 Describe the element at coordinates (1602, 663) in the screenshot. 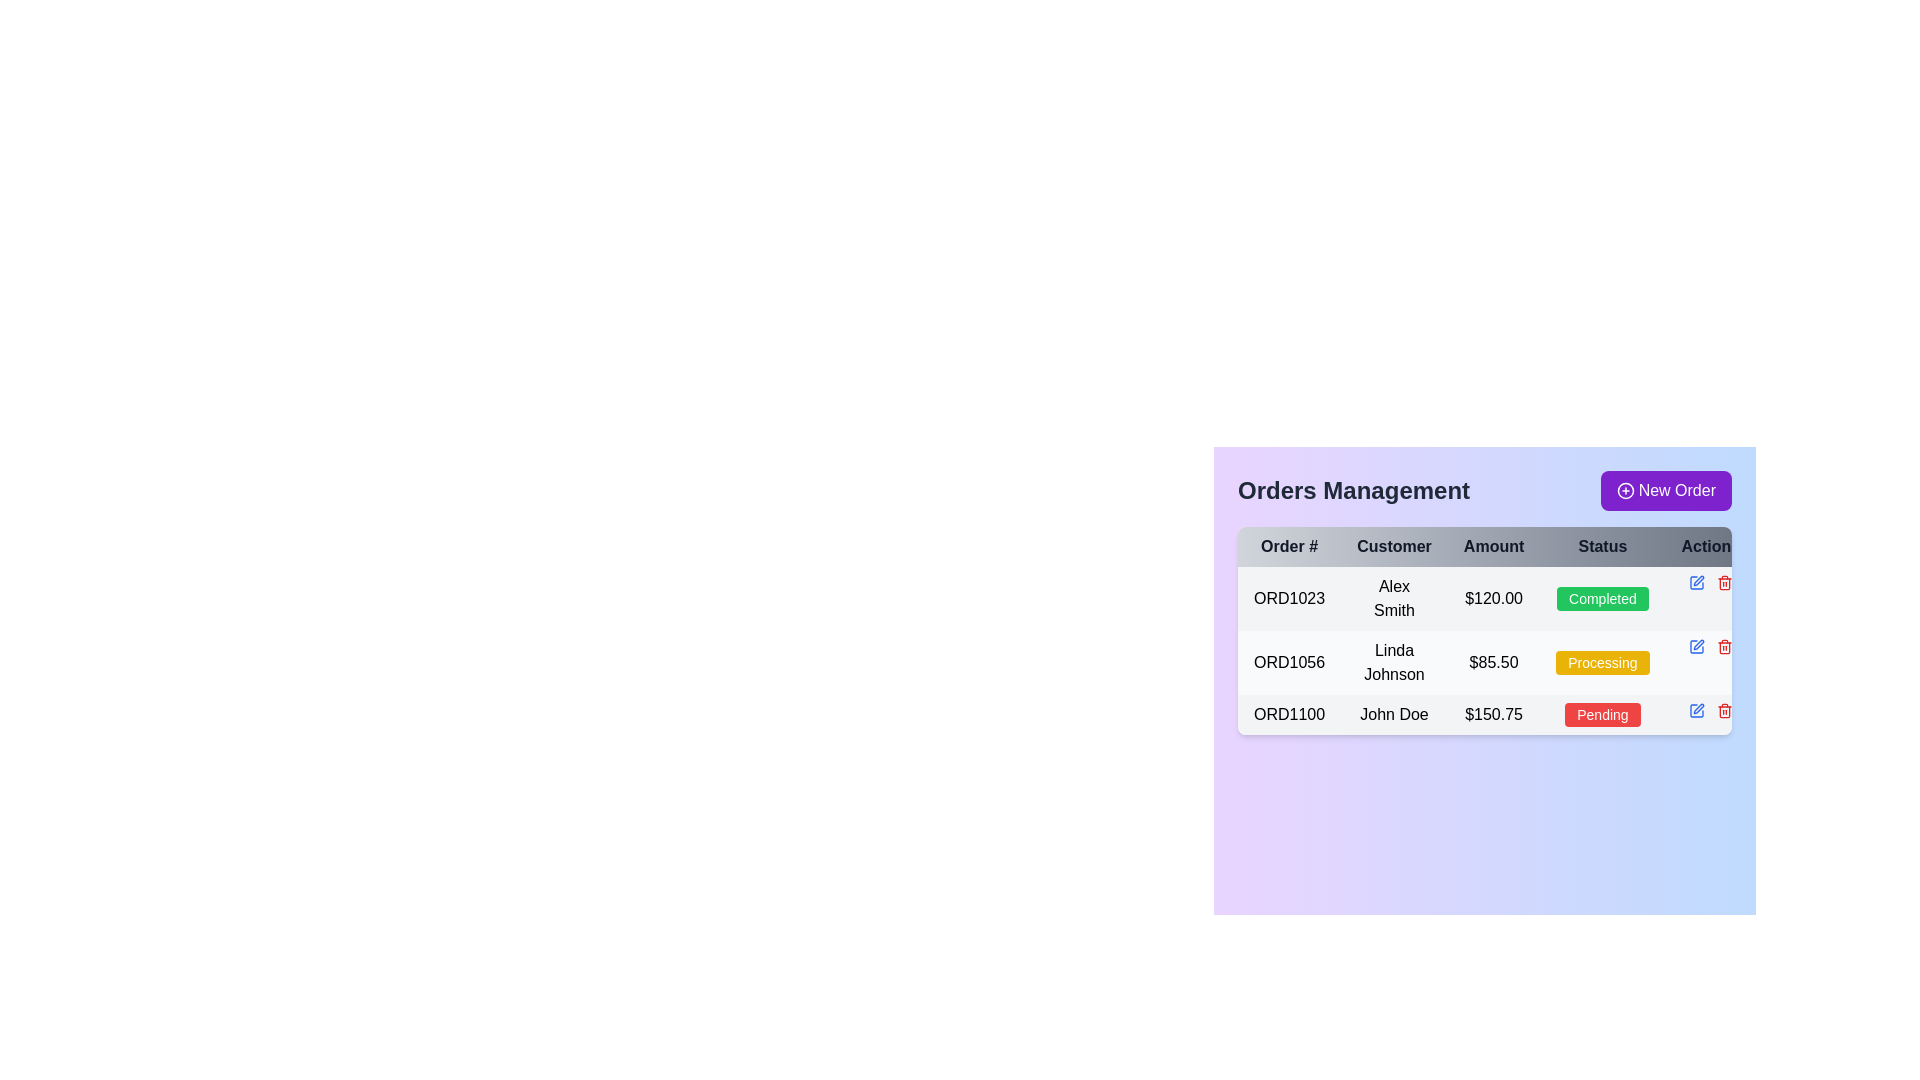

I see `the processing status label in the 'Status' column of the data table, which indicates the order status for order number 'ORD1056' in the second row` at that location.